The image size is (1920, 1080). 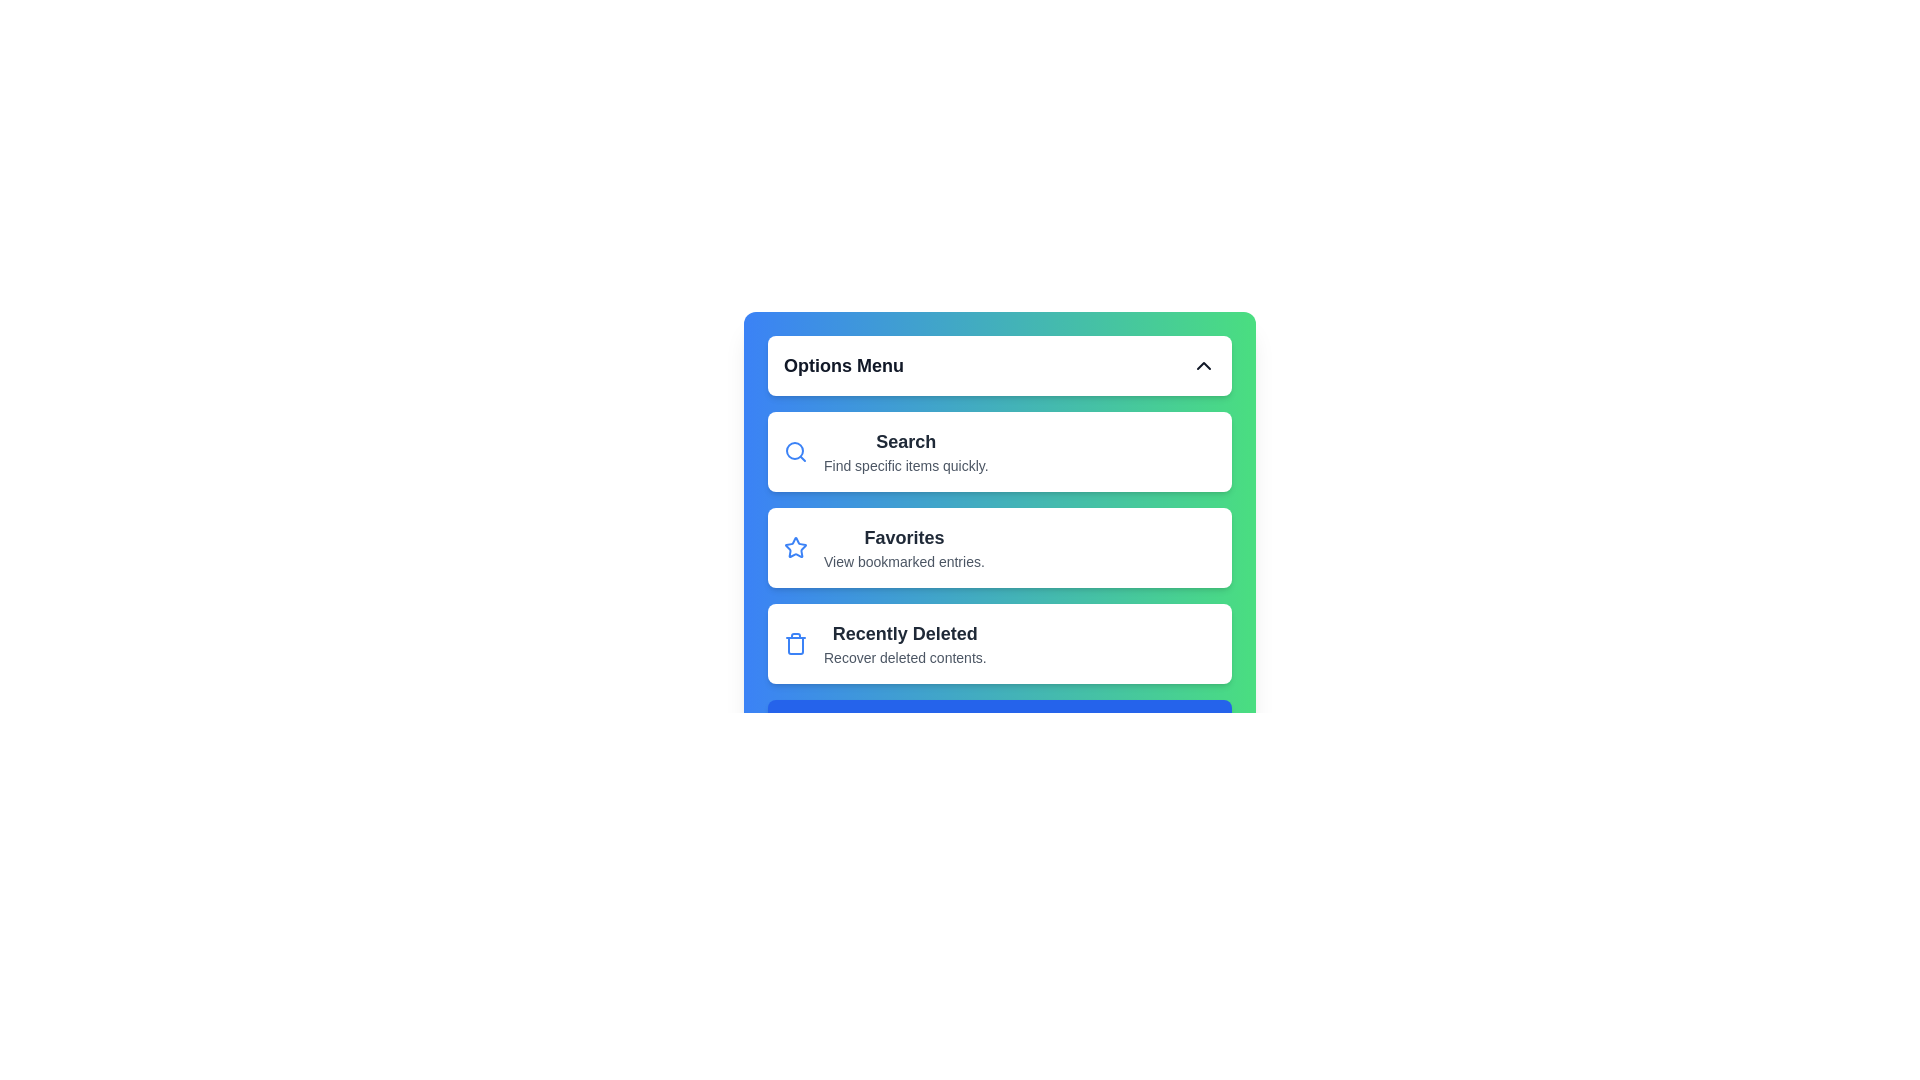 I want to click on the supplementary text label that provides a description for the 'Search' feature, located directly below the 'Search' text element in the top section of the vertically stacked menu list, so click(x=905, y=466).